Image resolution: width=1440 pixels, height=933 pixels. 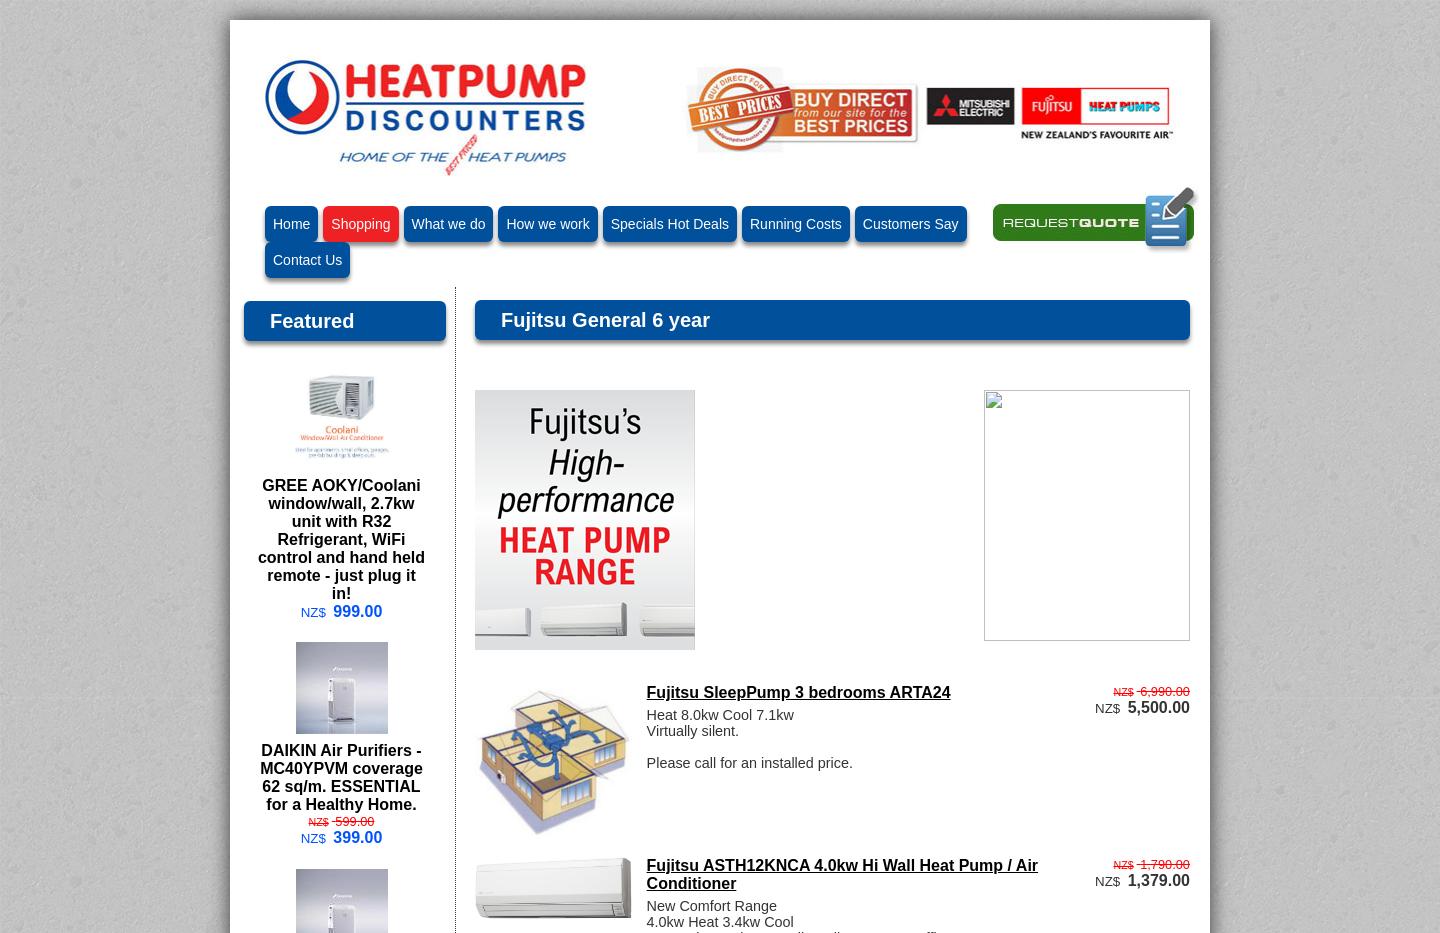 What do you see at coordinates (644, 760) in the screenshot?
I see `'Please call for an installed price.'` at bounding box center [644, 760].